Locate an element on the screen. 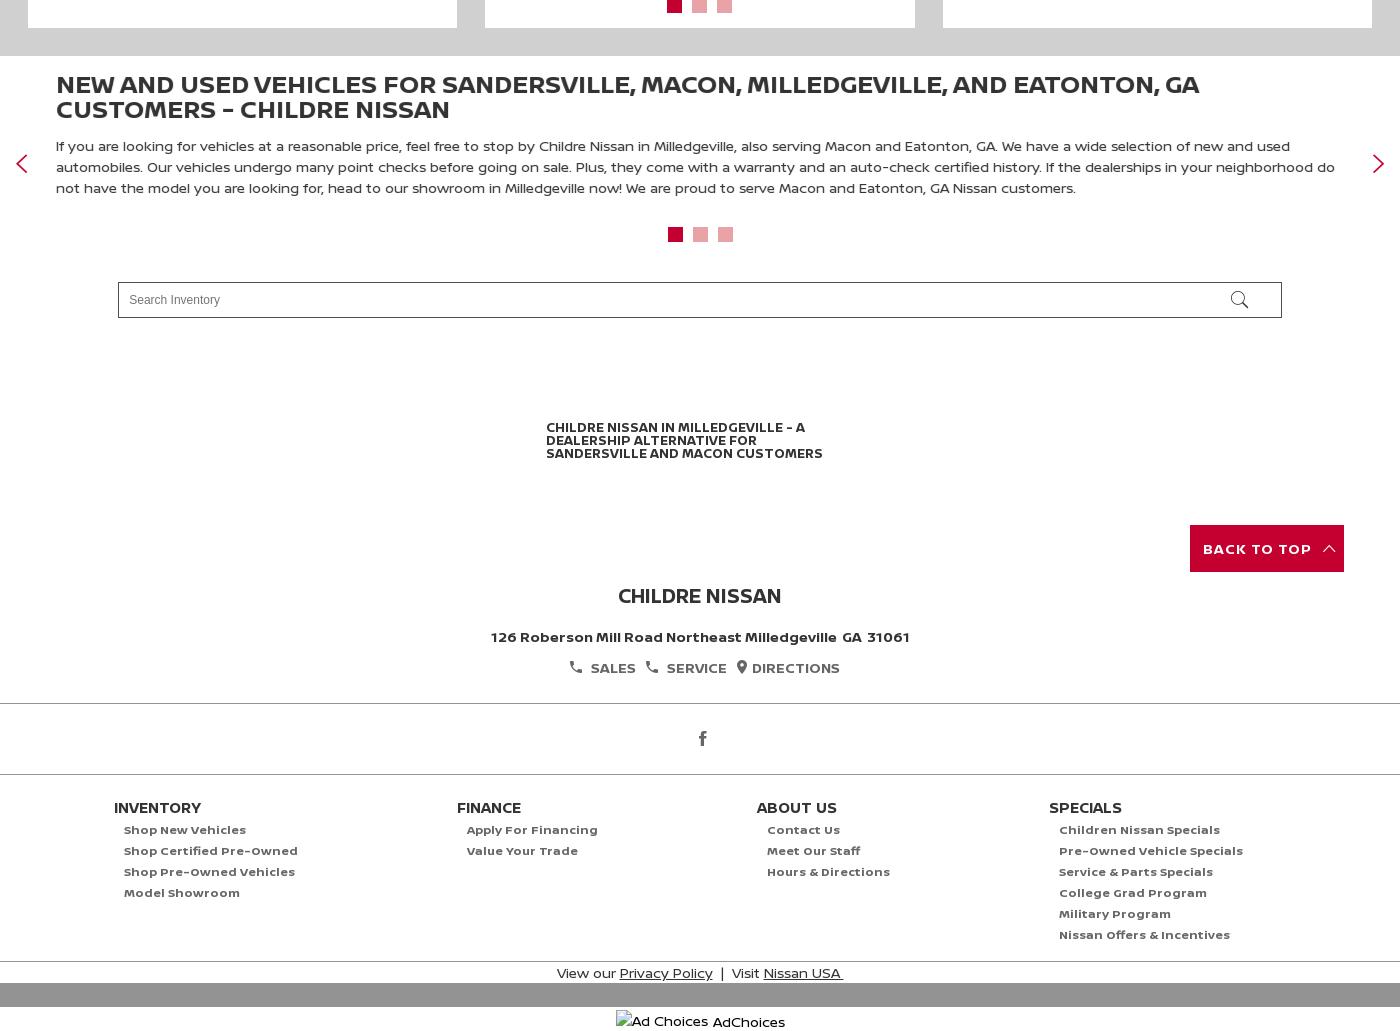 The width and height of the screenshot is (1400, 1031). '31061' is located at coordinates (866, 634).